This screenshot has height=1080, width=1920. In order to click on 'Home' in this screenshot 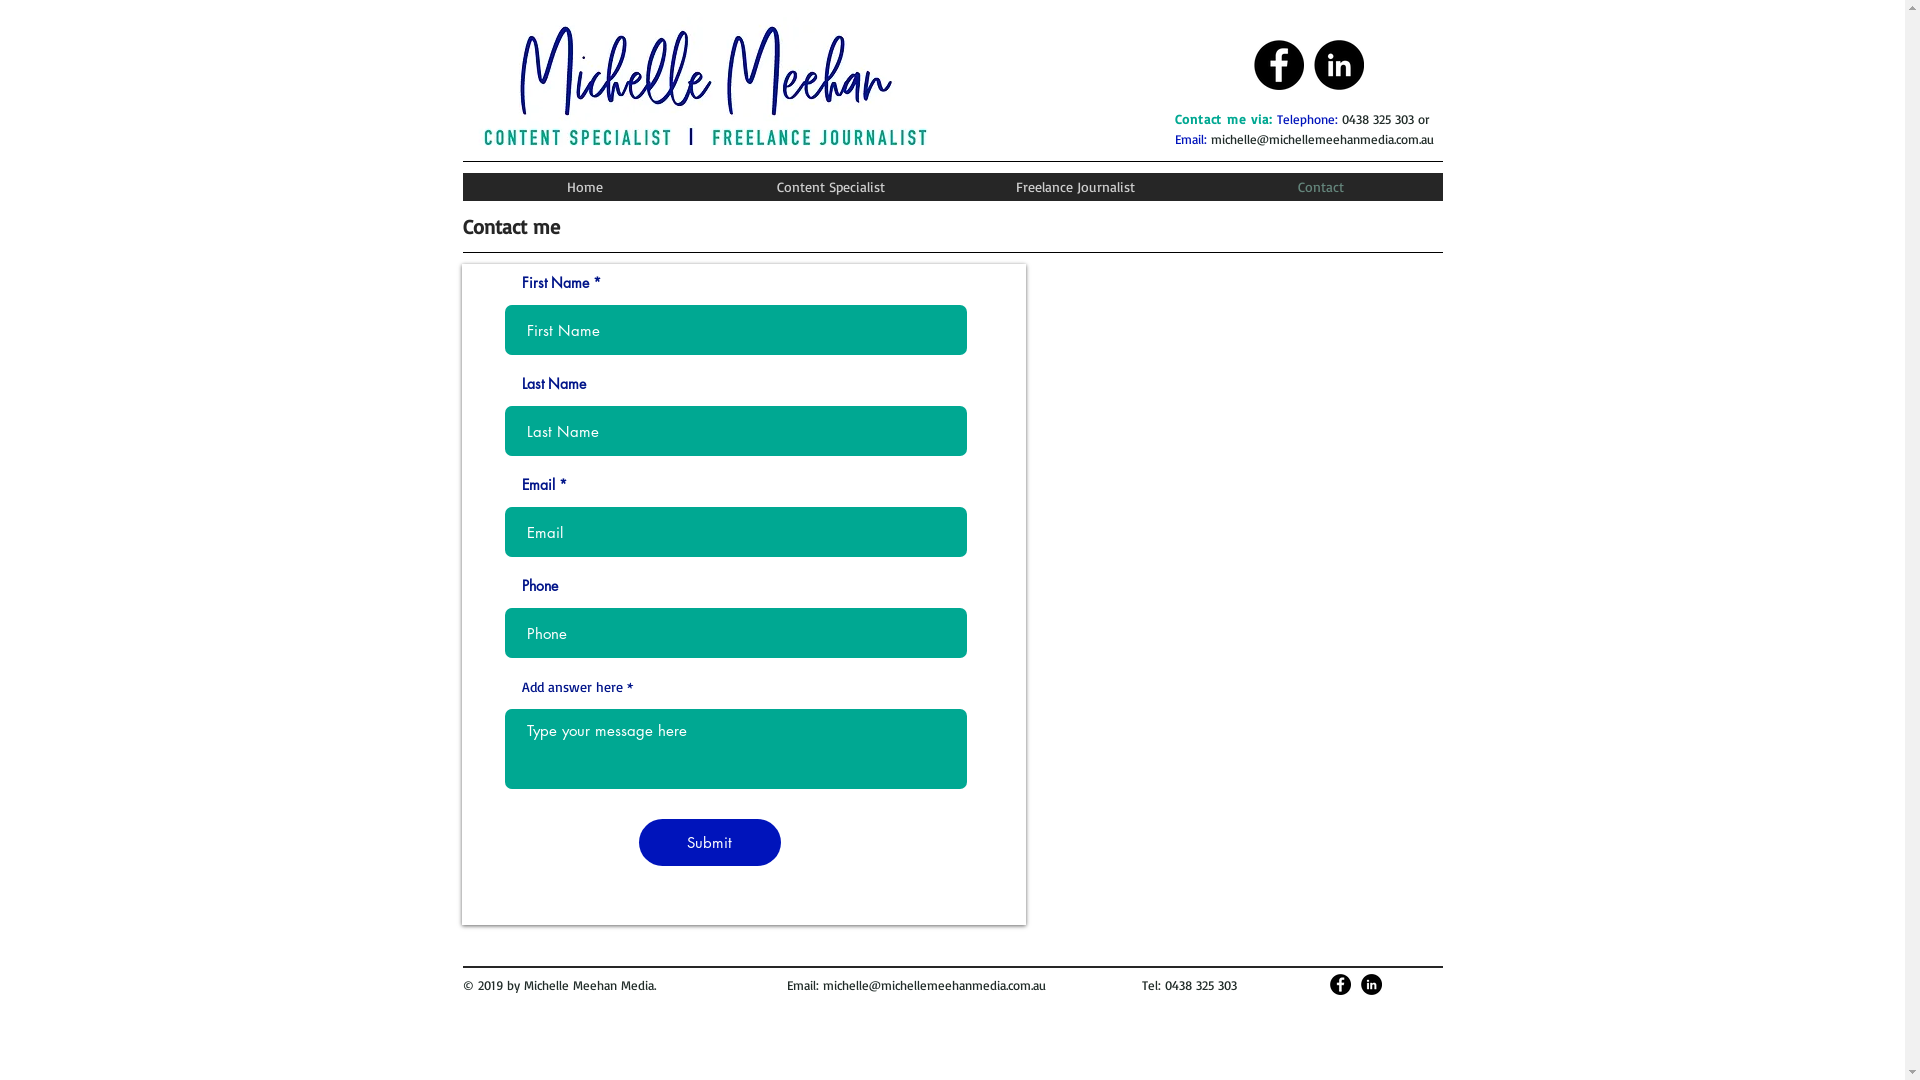, I will do `click(583, 186)`.